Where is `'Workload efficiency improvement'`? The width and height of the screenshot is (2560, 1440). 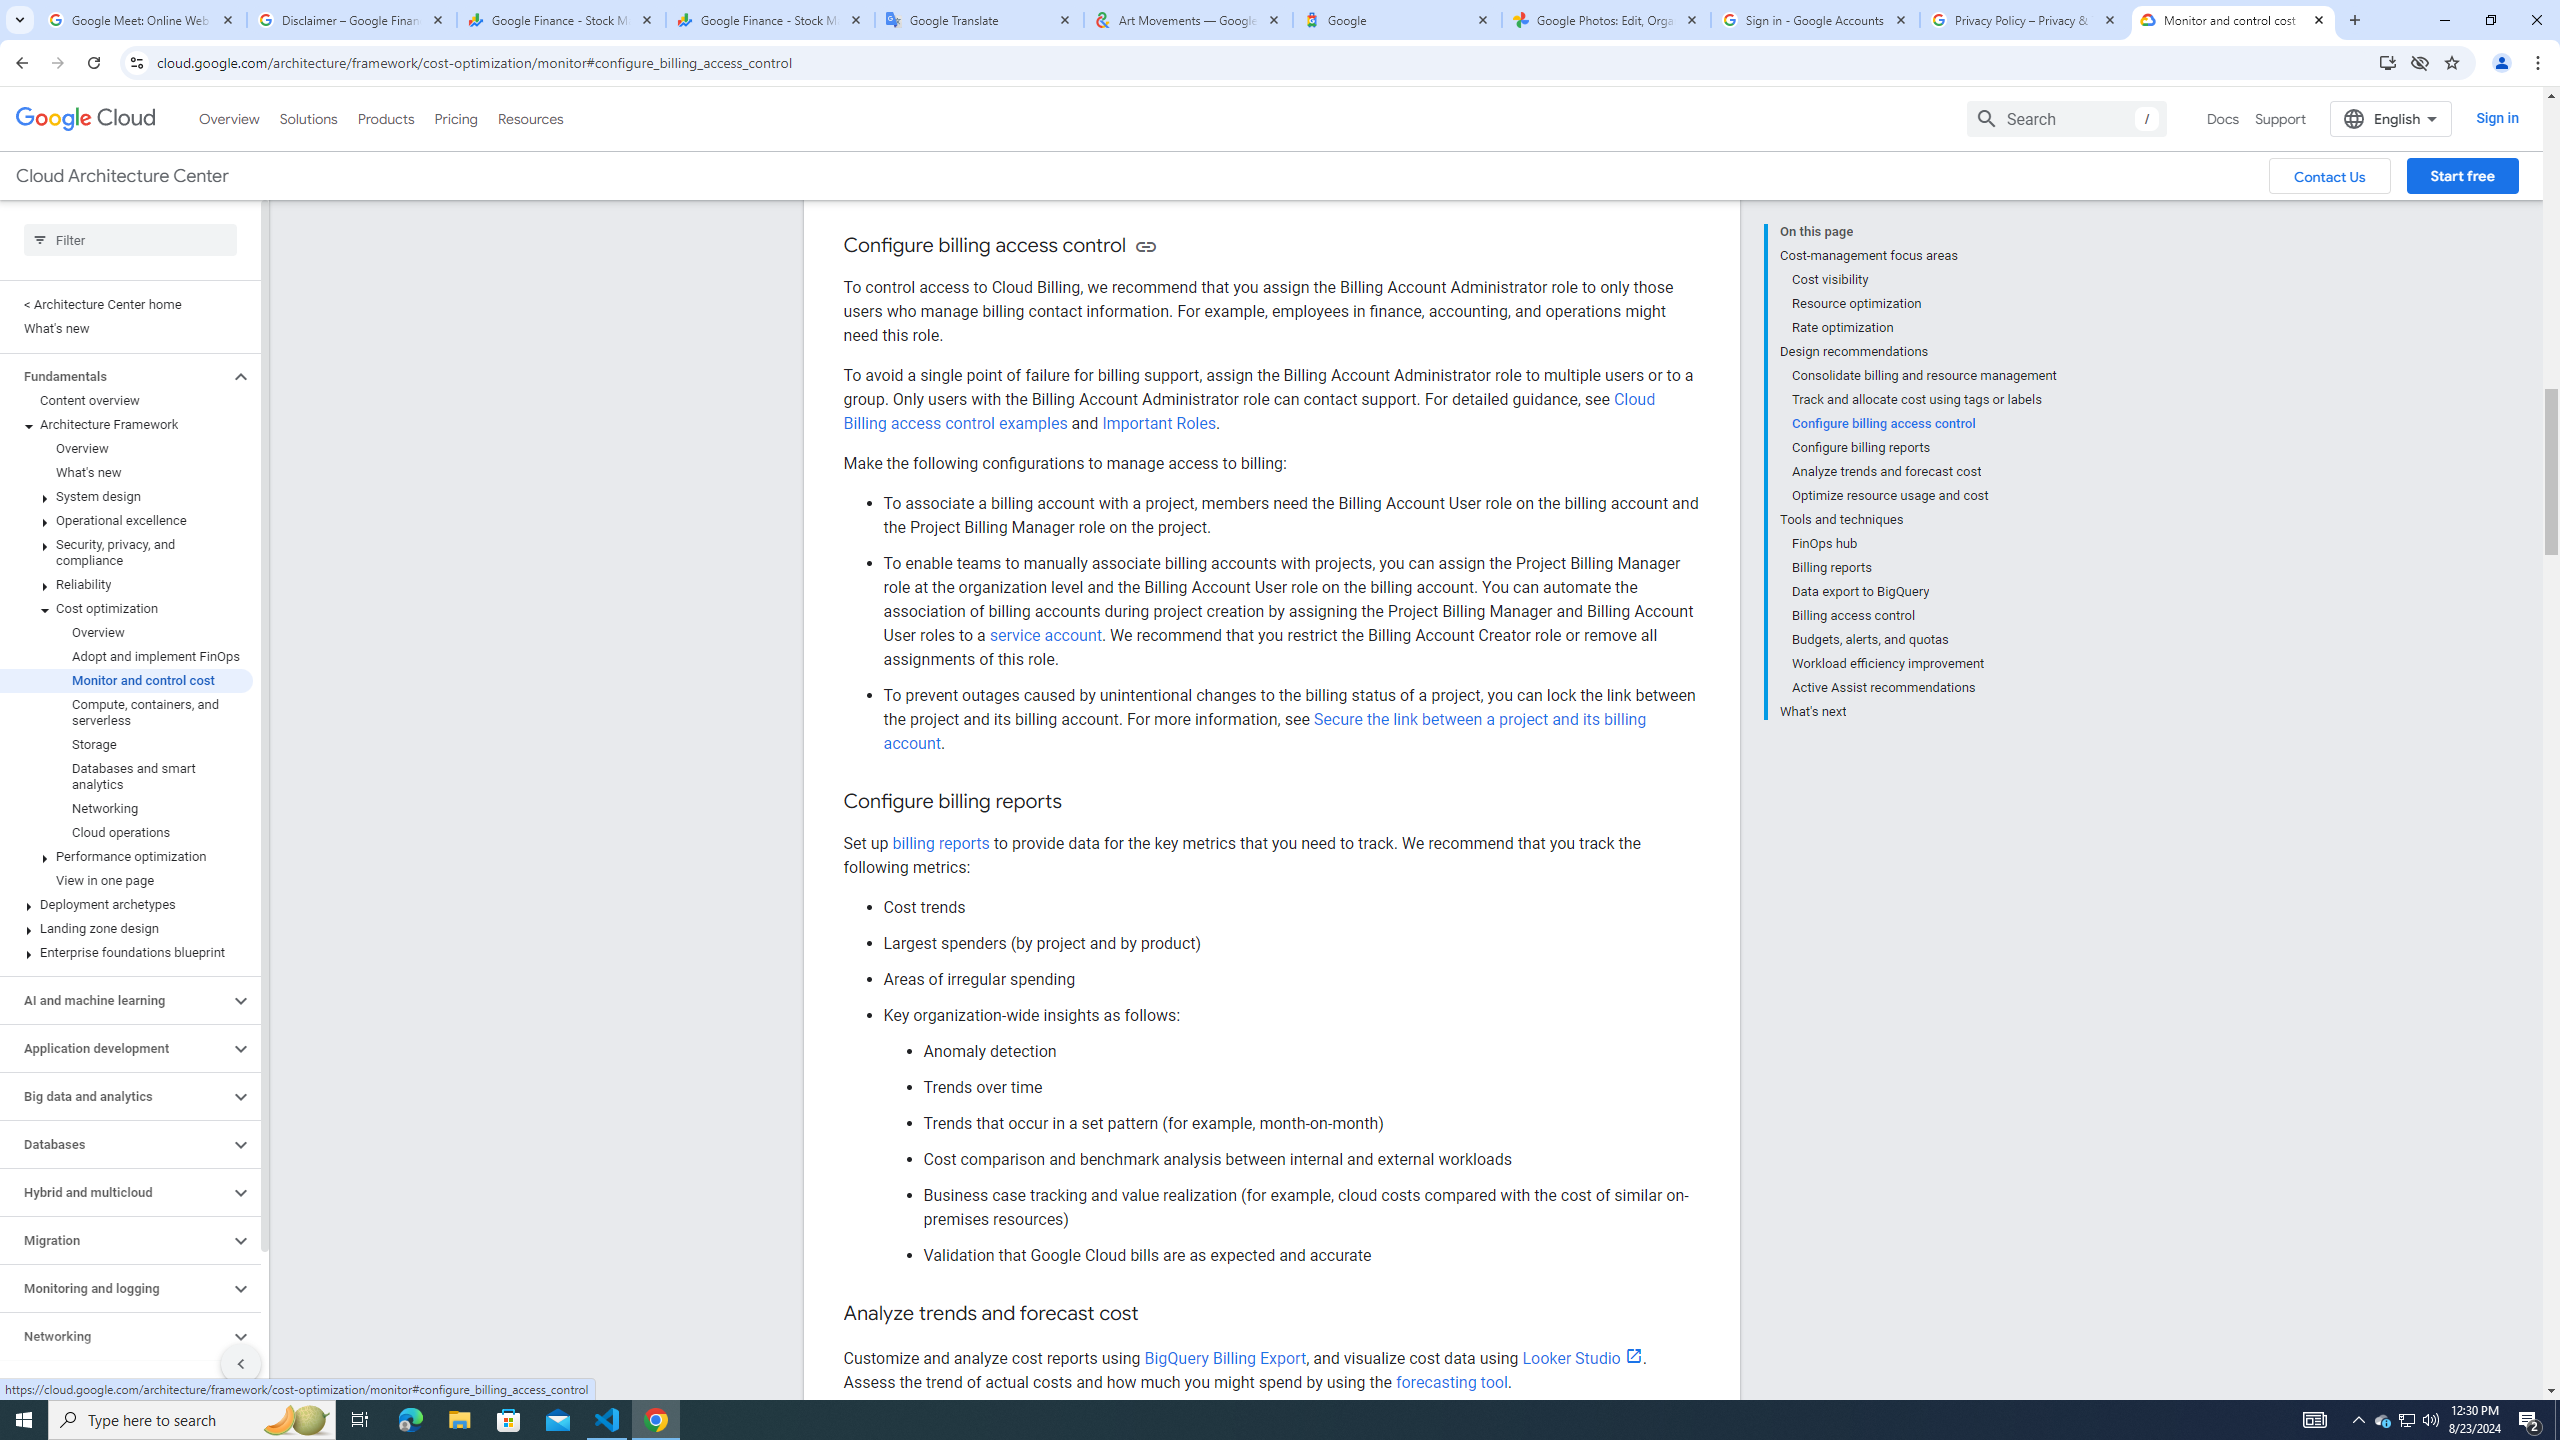 'Workload efficiency improvement' is located at coordinates (1924, 662).